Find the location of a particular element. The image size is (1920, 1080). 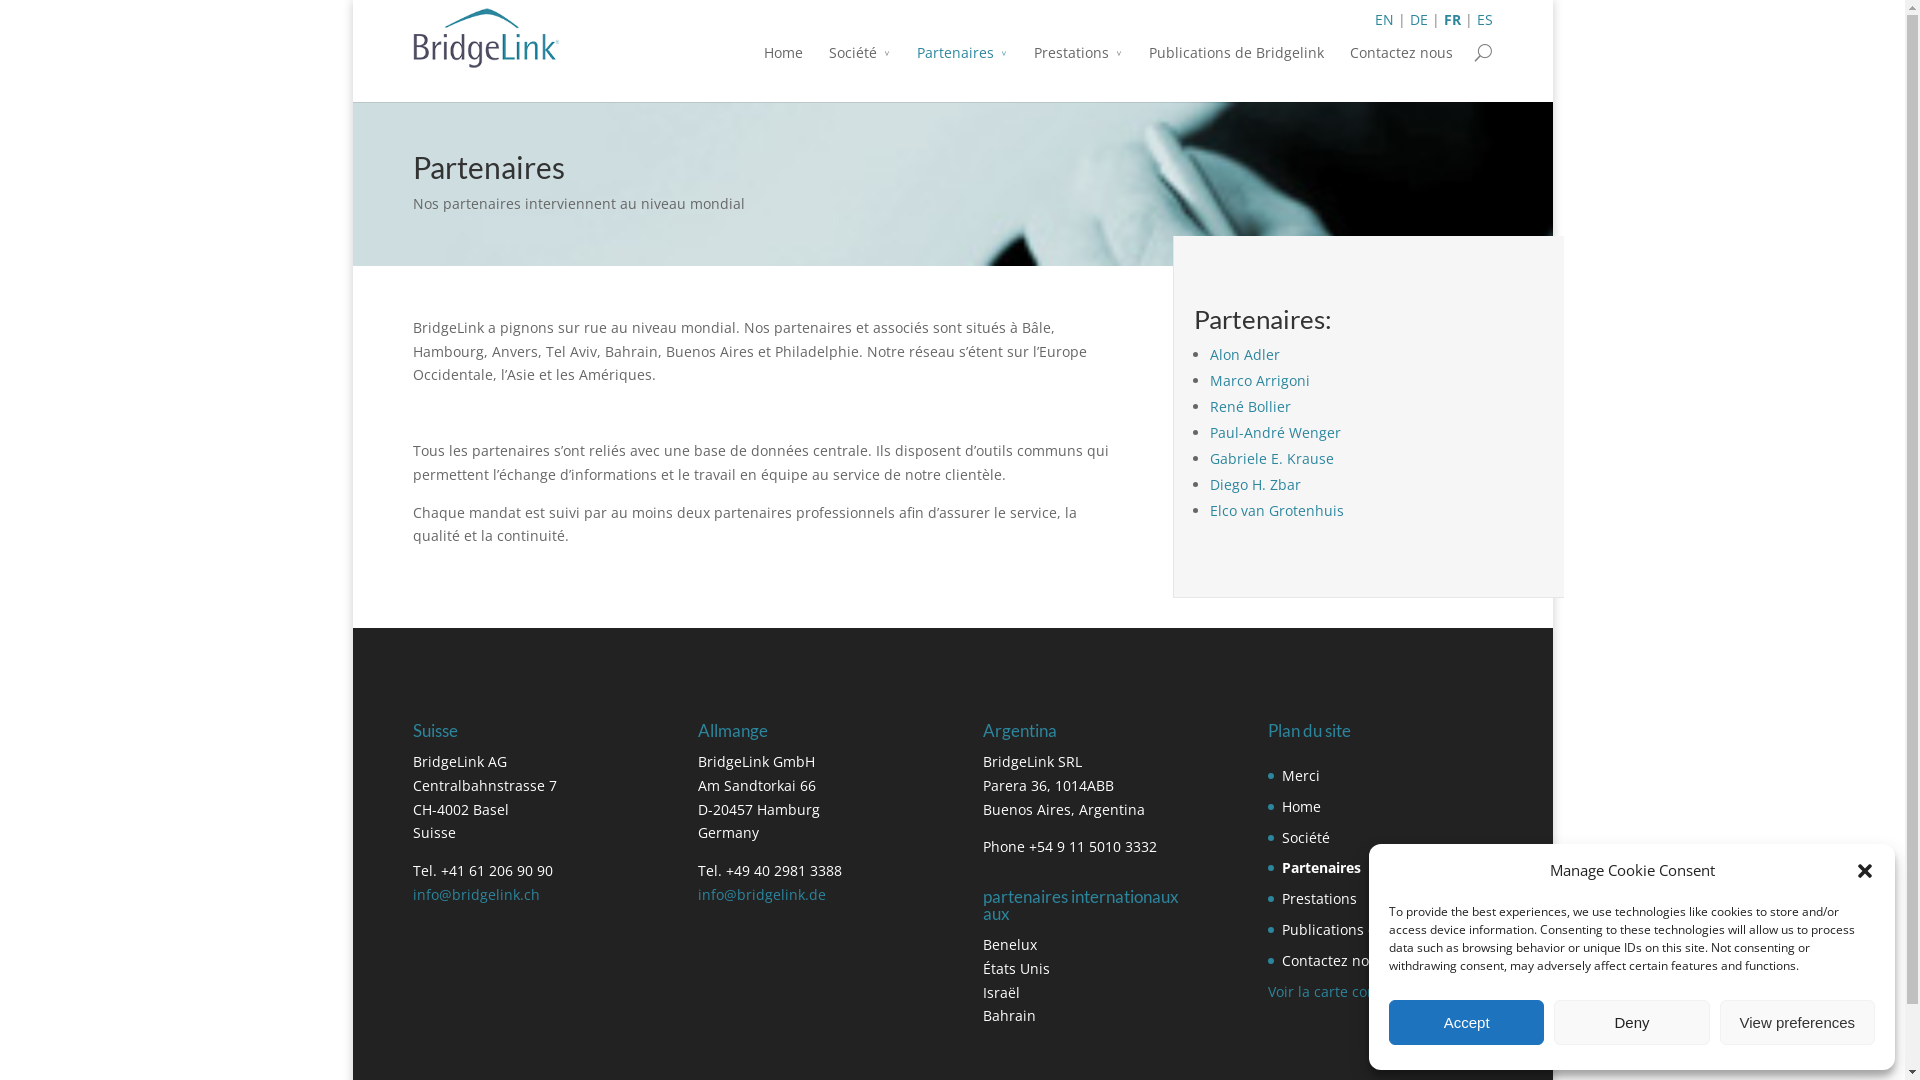

'Prestations' is located at coordinates (1077, 65).